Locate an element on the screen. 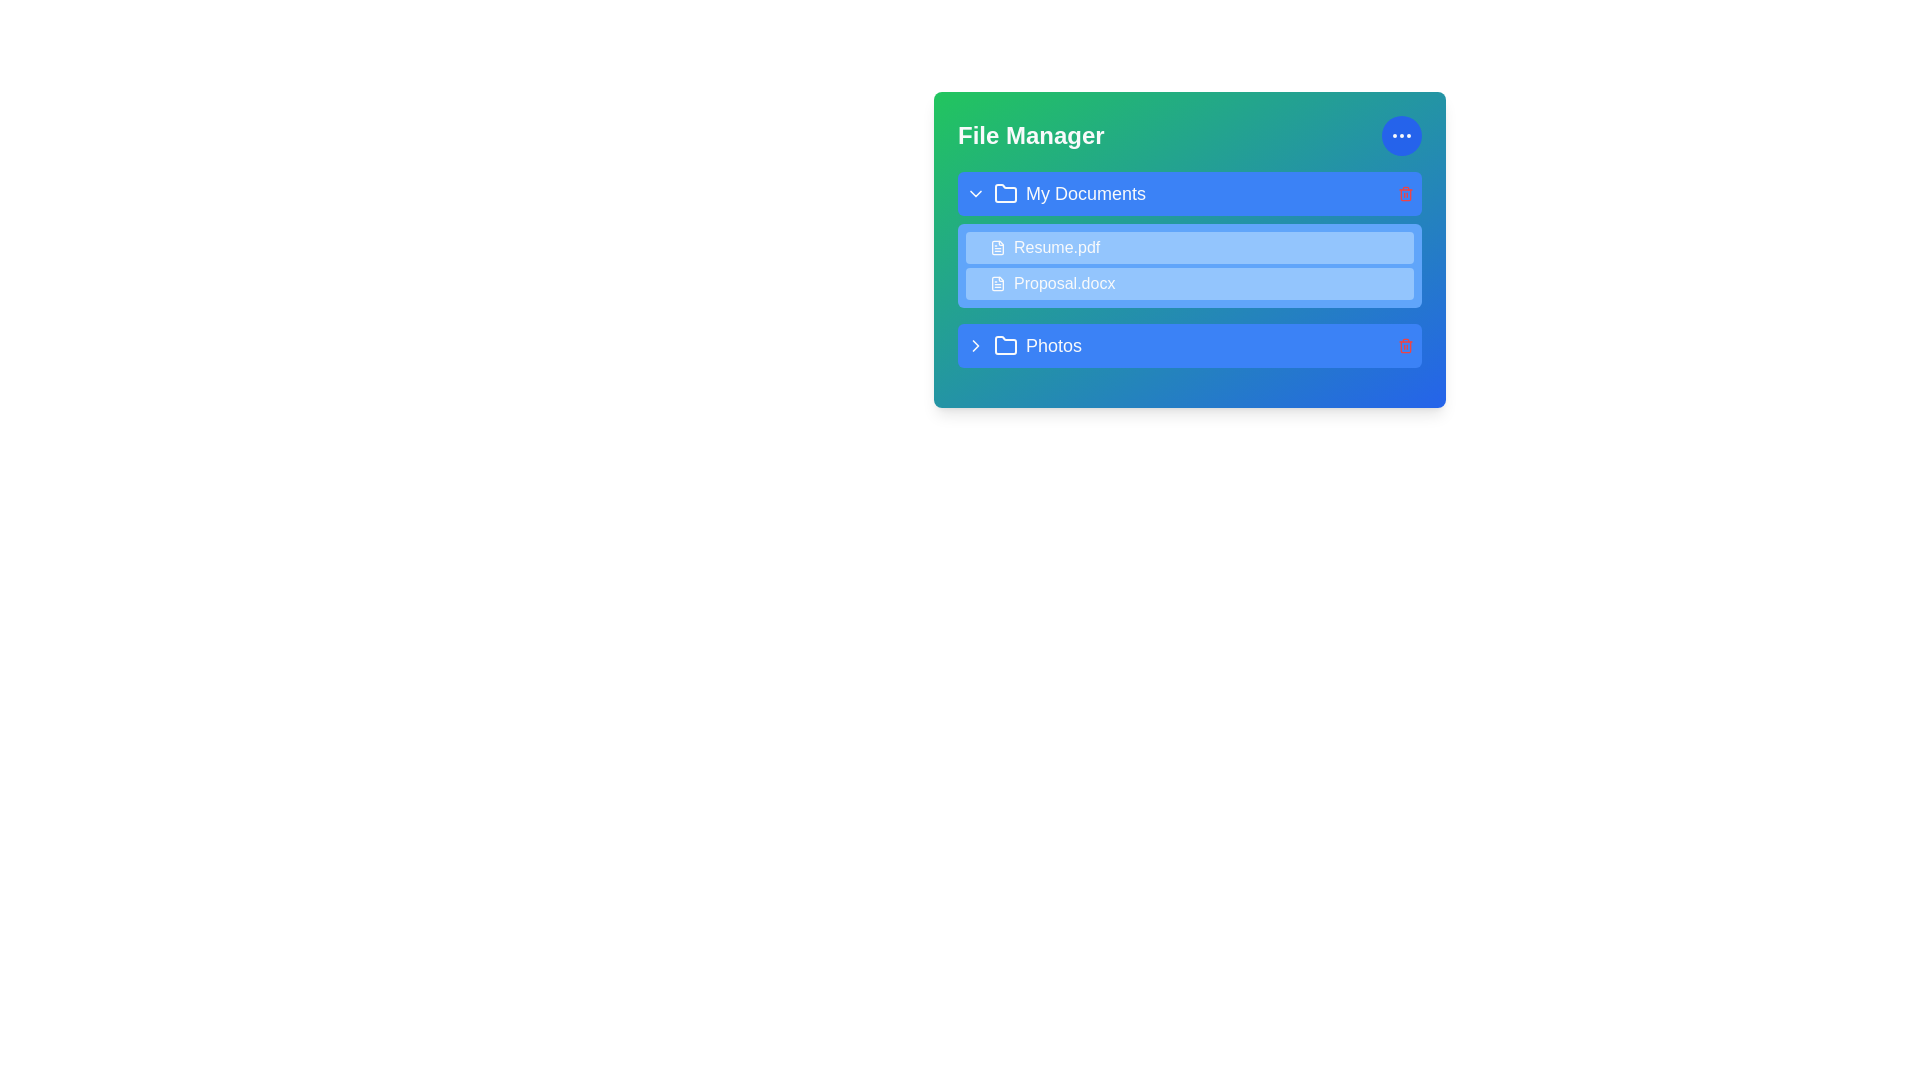 The image size is (1920, 1080). the action menu button located at the top right corner of the 'File Manager' section is located at coordinates (1400, 135).